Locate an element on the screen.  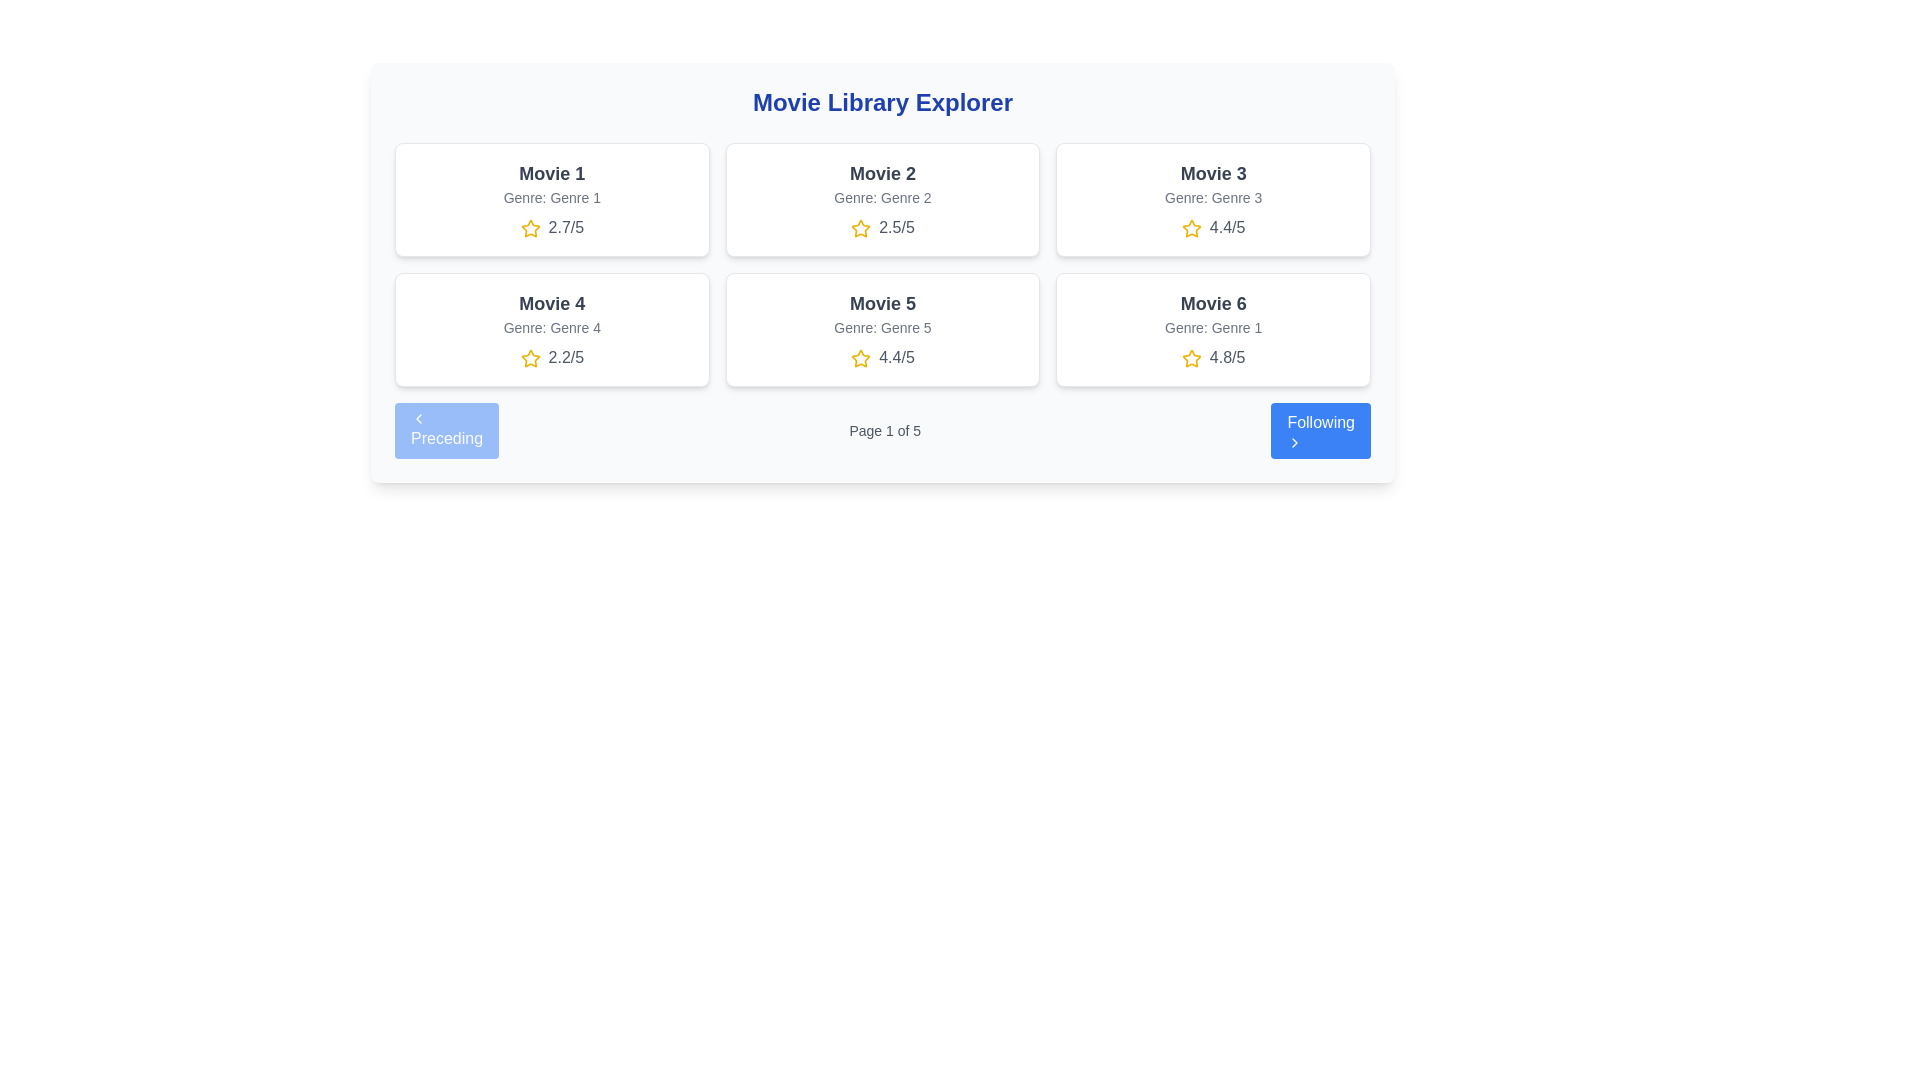
the Text Label displaying the rating score for 'Movie 6' in the bottom-right corner of the 'Movie Library Explorer' interface is located at coordinates (1226, 356).